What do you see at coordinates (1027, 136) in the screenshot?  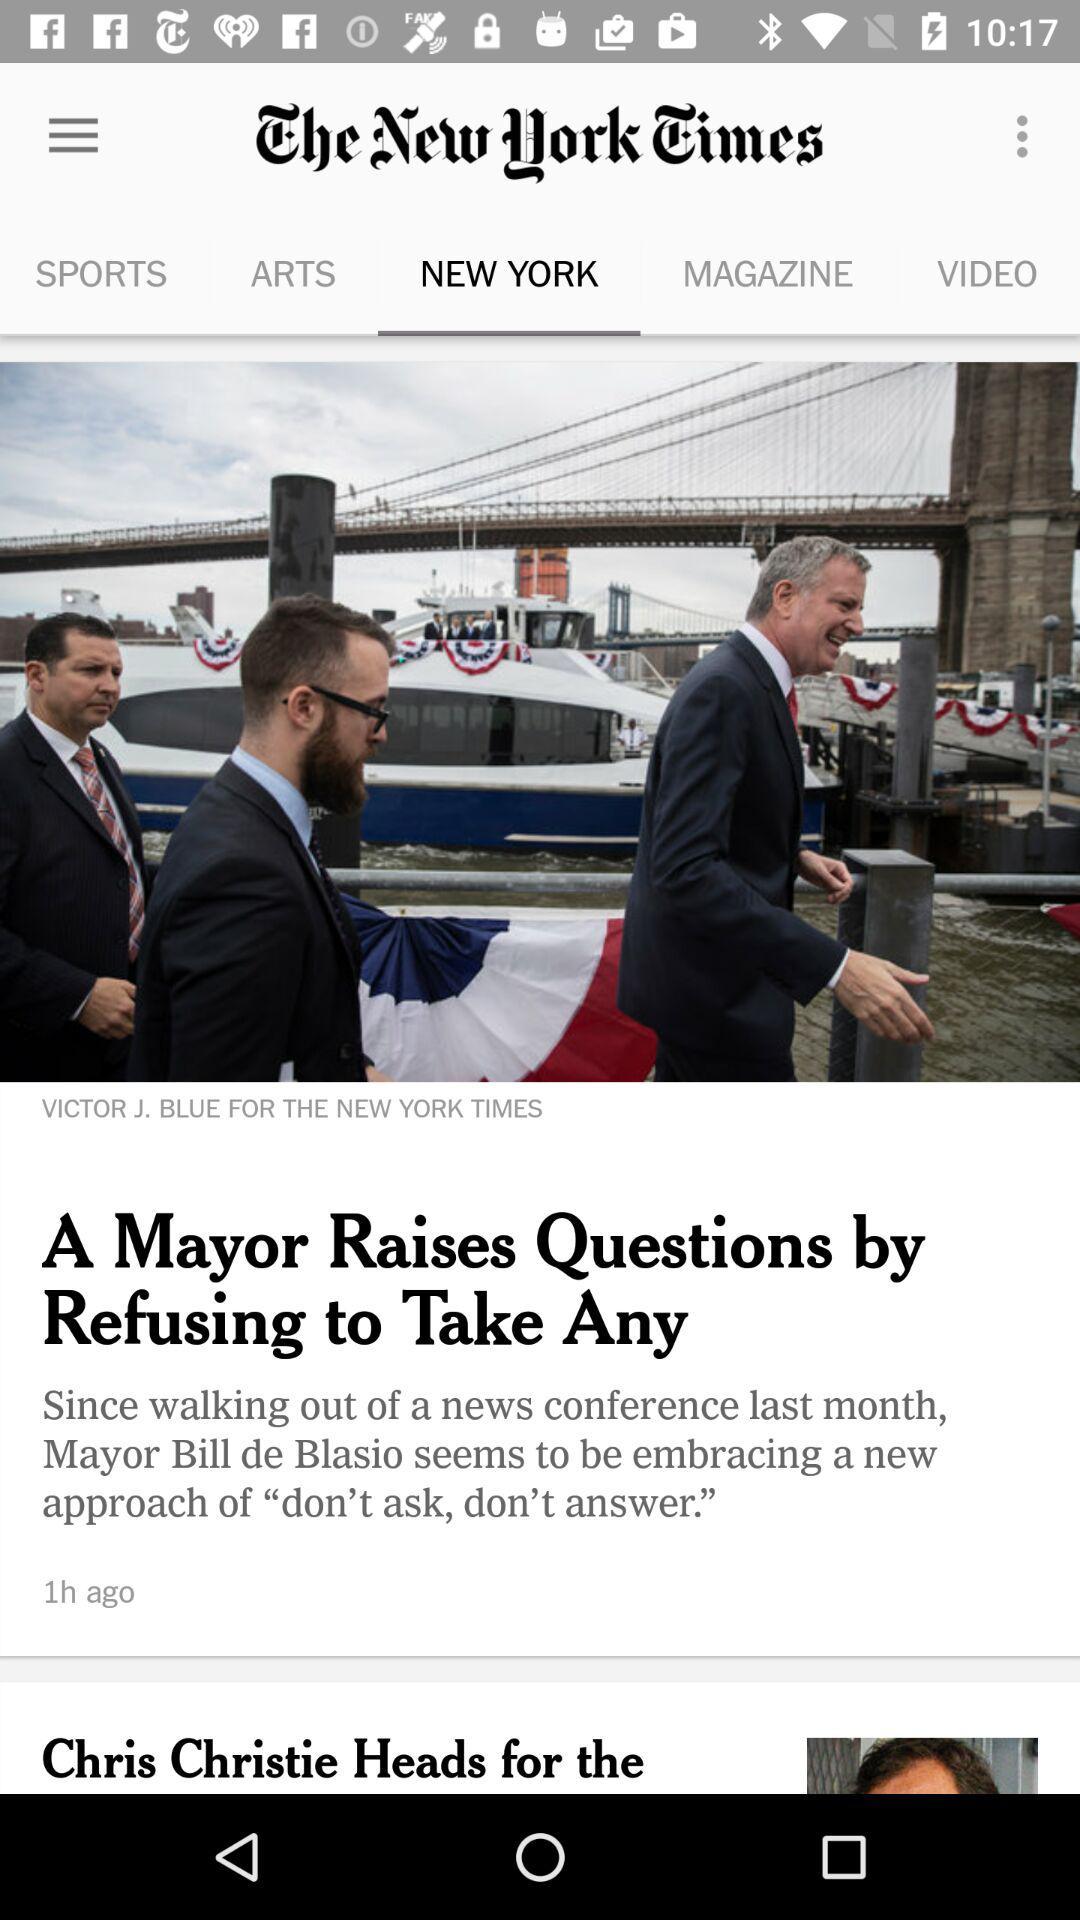 I see `the menu option` at bounding box center [1027, 136].